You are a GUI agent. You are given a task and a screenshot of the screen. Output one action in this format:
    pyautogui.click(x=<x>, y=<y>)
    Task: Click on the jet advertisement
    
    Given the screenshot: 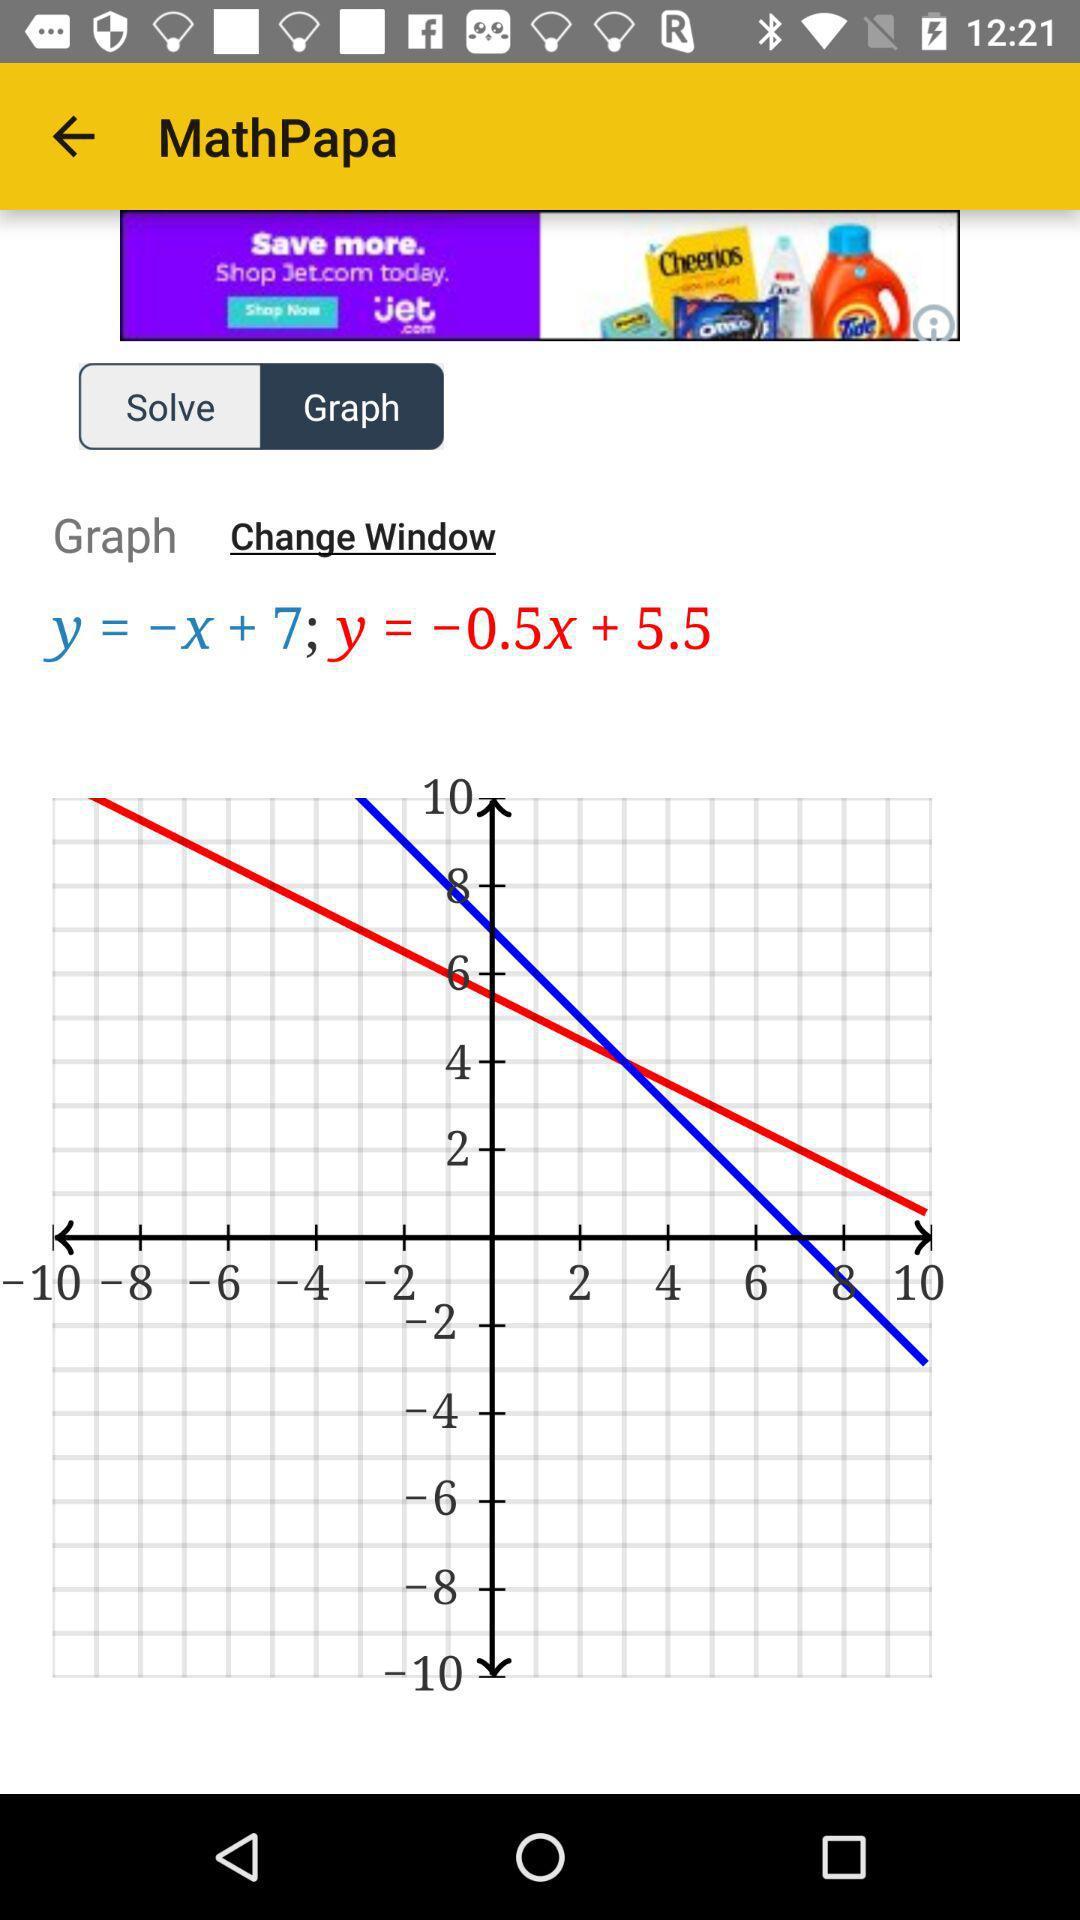 What is the action you would take?
    pyautogui.click(x=540, y=274)
    